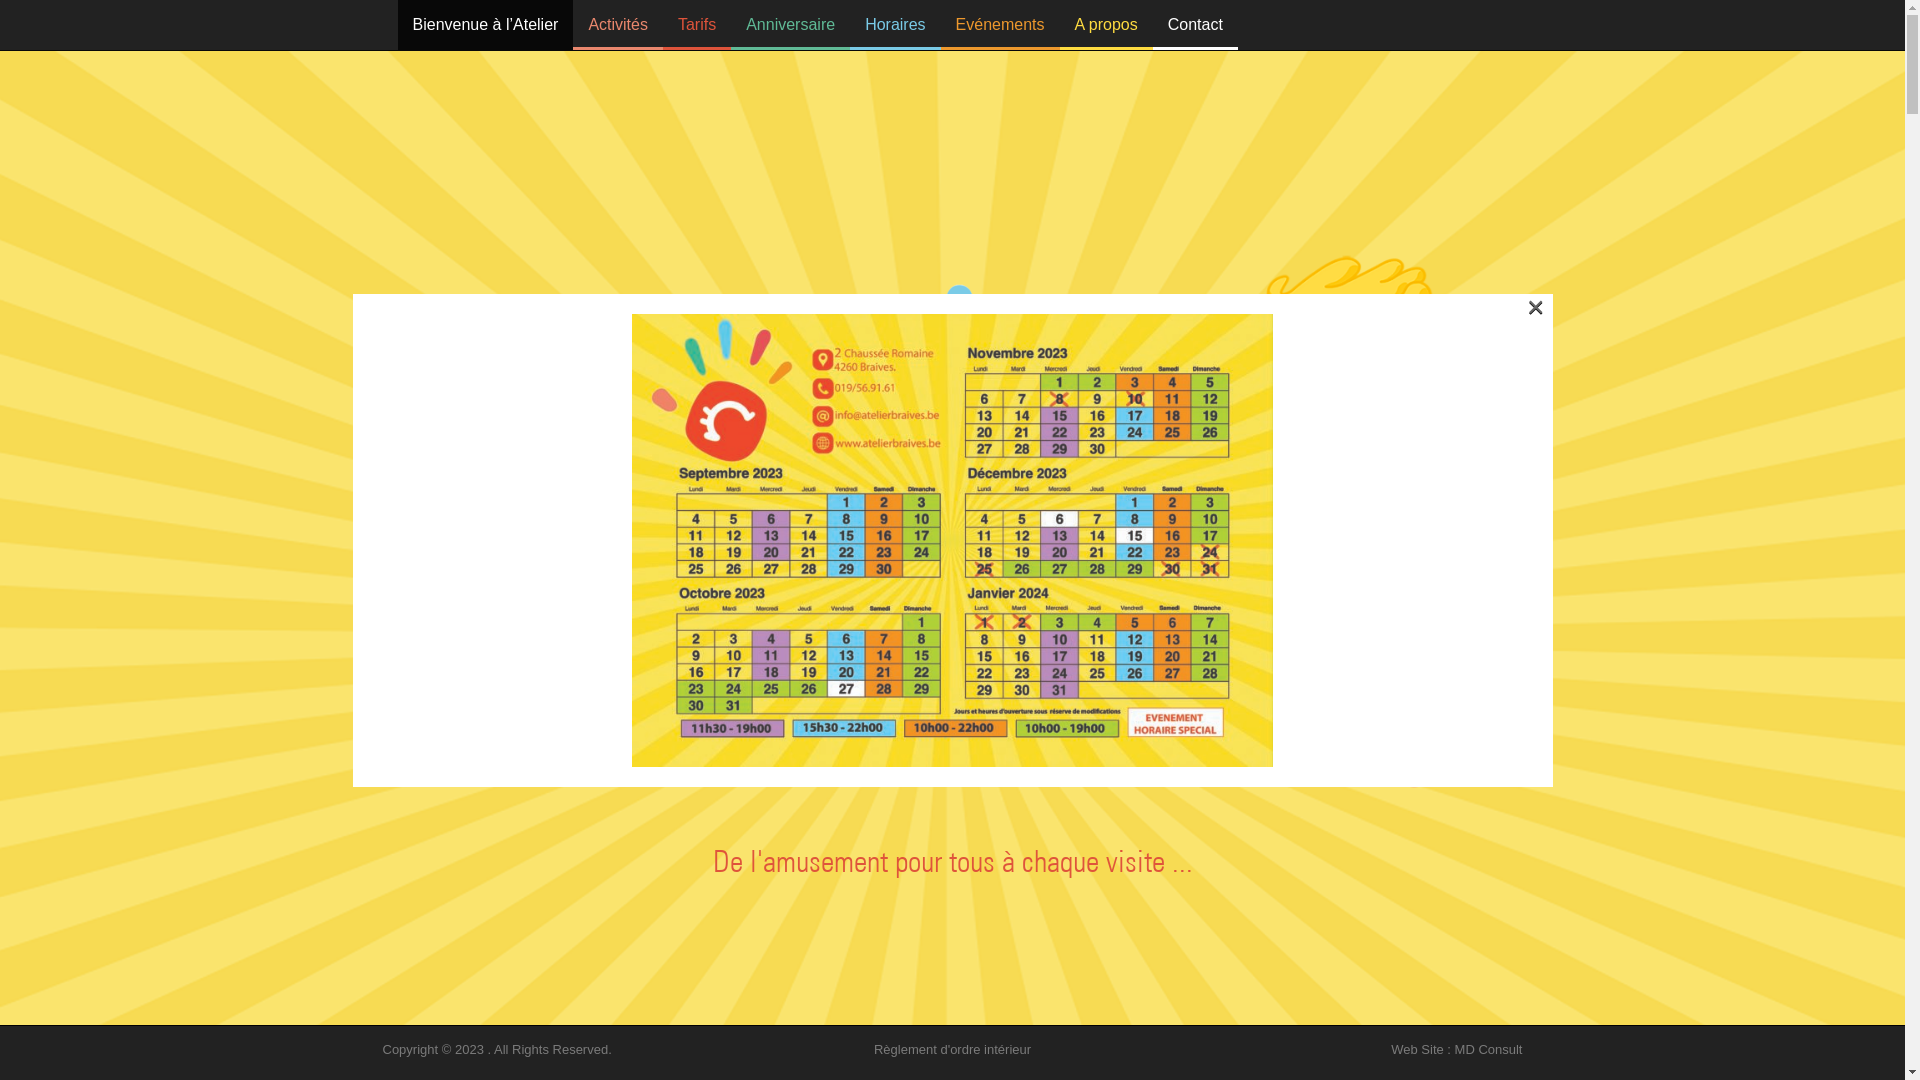 This screenshot has width=1920, height=1080. What do you see at coordinates (1195, 24) in the screenshot?
I see `'Contact'` at bounding box center [1195, 24].